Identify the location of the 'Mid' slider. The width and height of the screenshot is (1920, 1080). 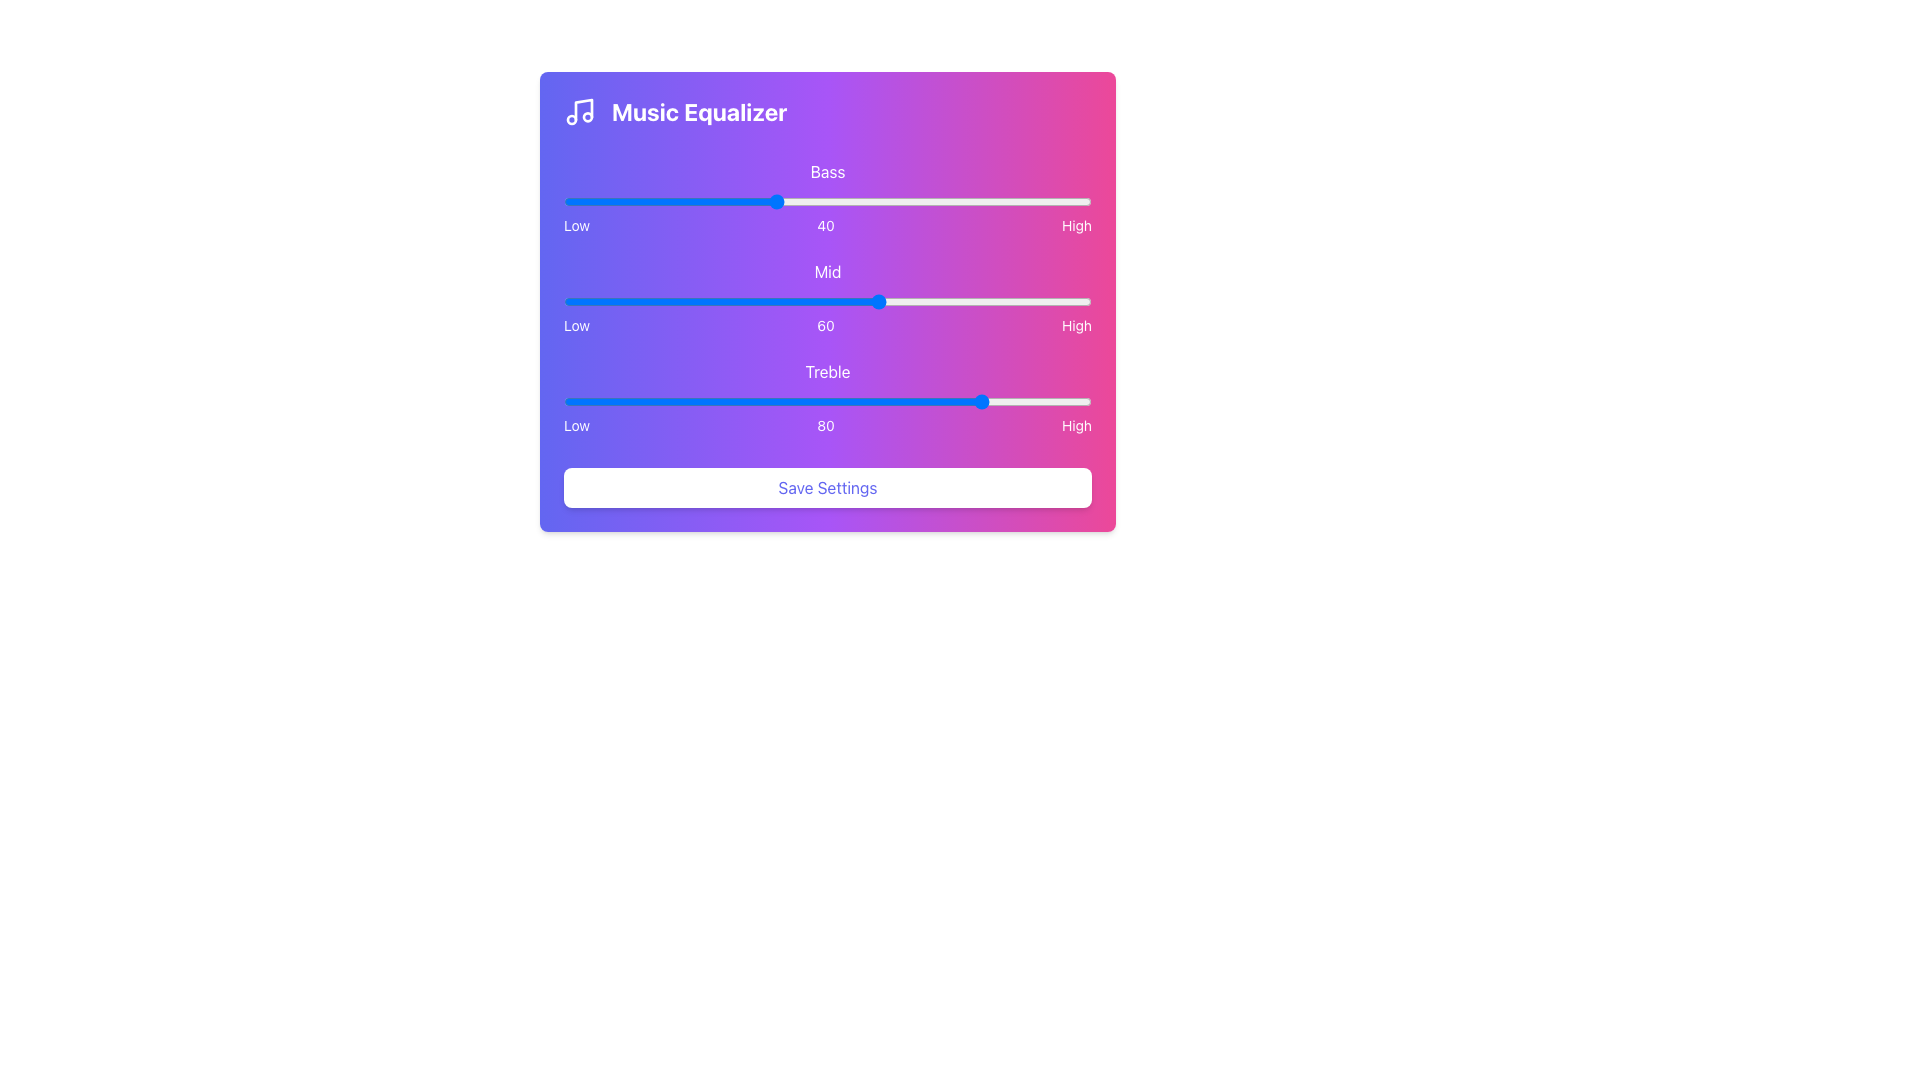
(621, 301).